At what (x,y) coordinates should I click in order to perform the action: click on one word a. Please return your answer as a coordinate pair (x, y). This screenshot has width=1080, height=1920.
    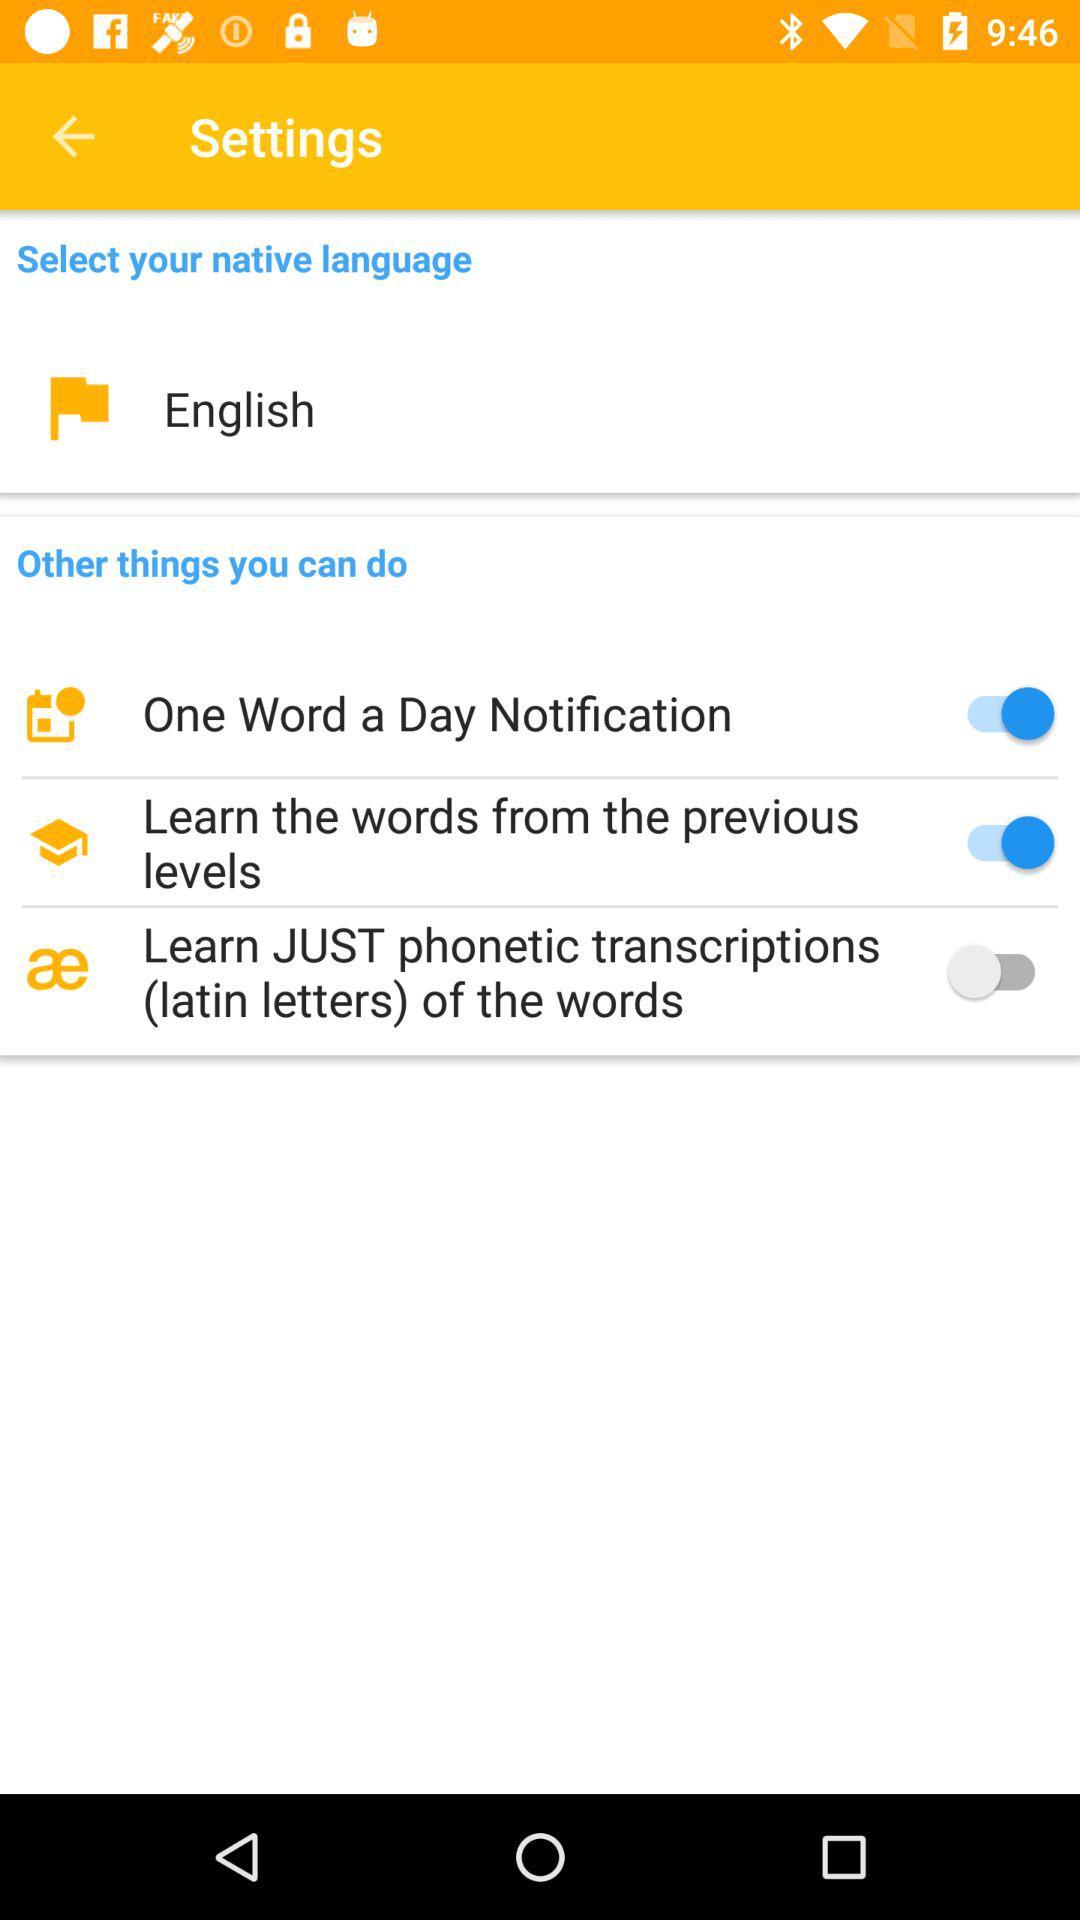
    Looking at the image, I should click on (540, 713).